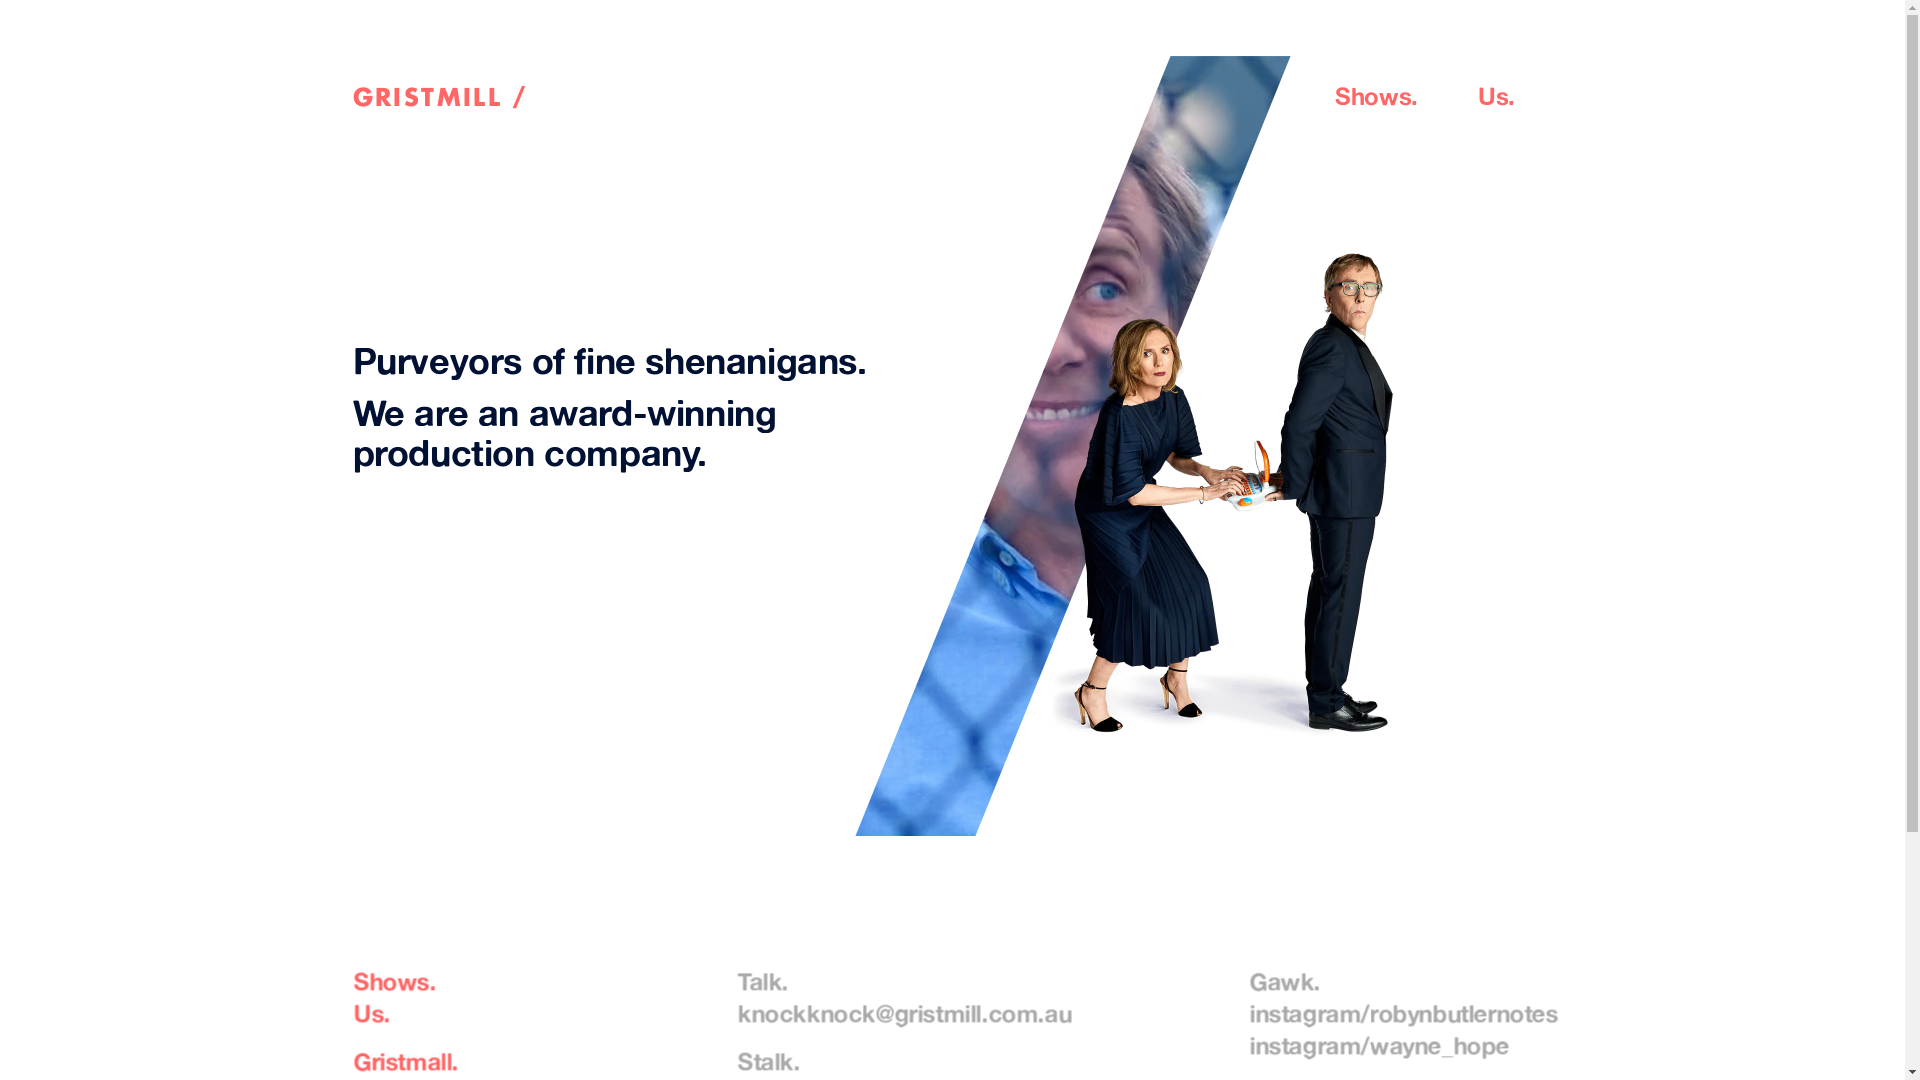  Describe the element at coordinates (902, 1013) in the screenshot. I see `'knockknock@gristmill.com.au'` at that location.